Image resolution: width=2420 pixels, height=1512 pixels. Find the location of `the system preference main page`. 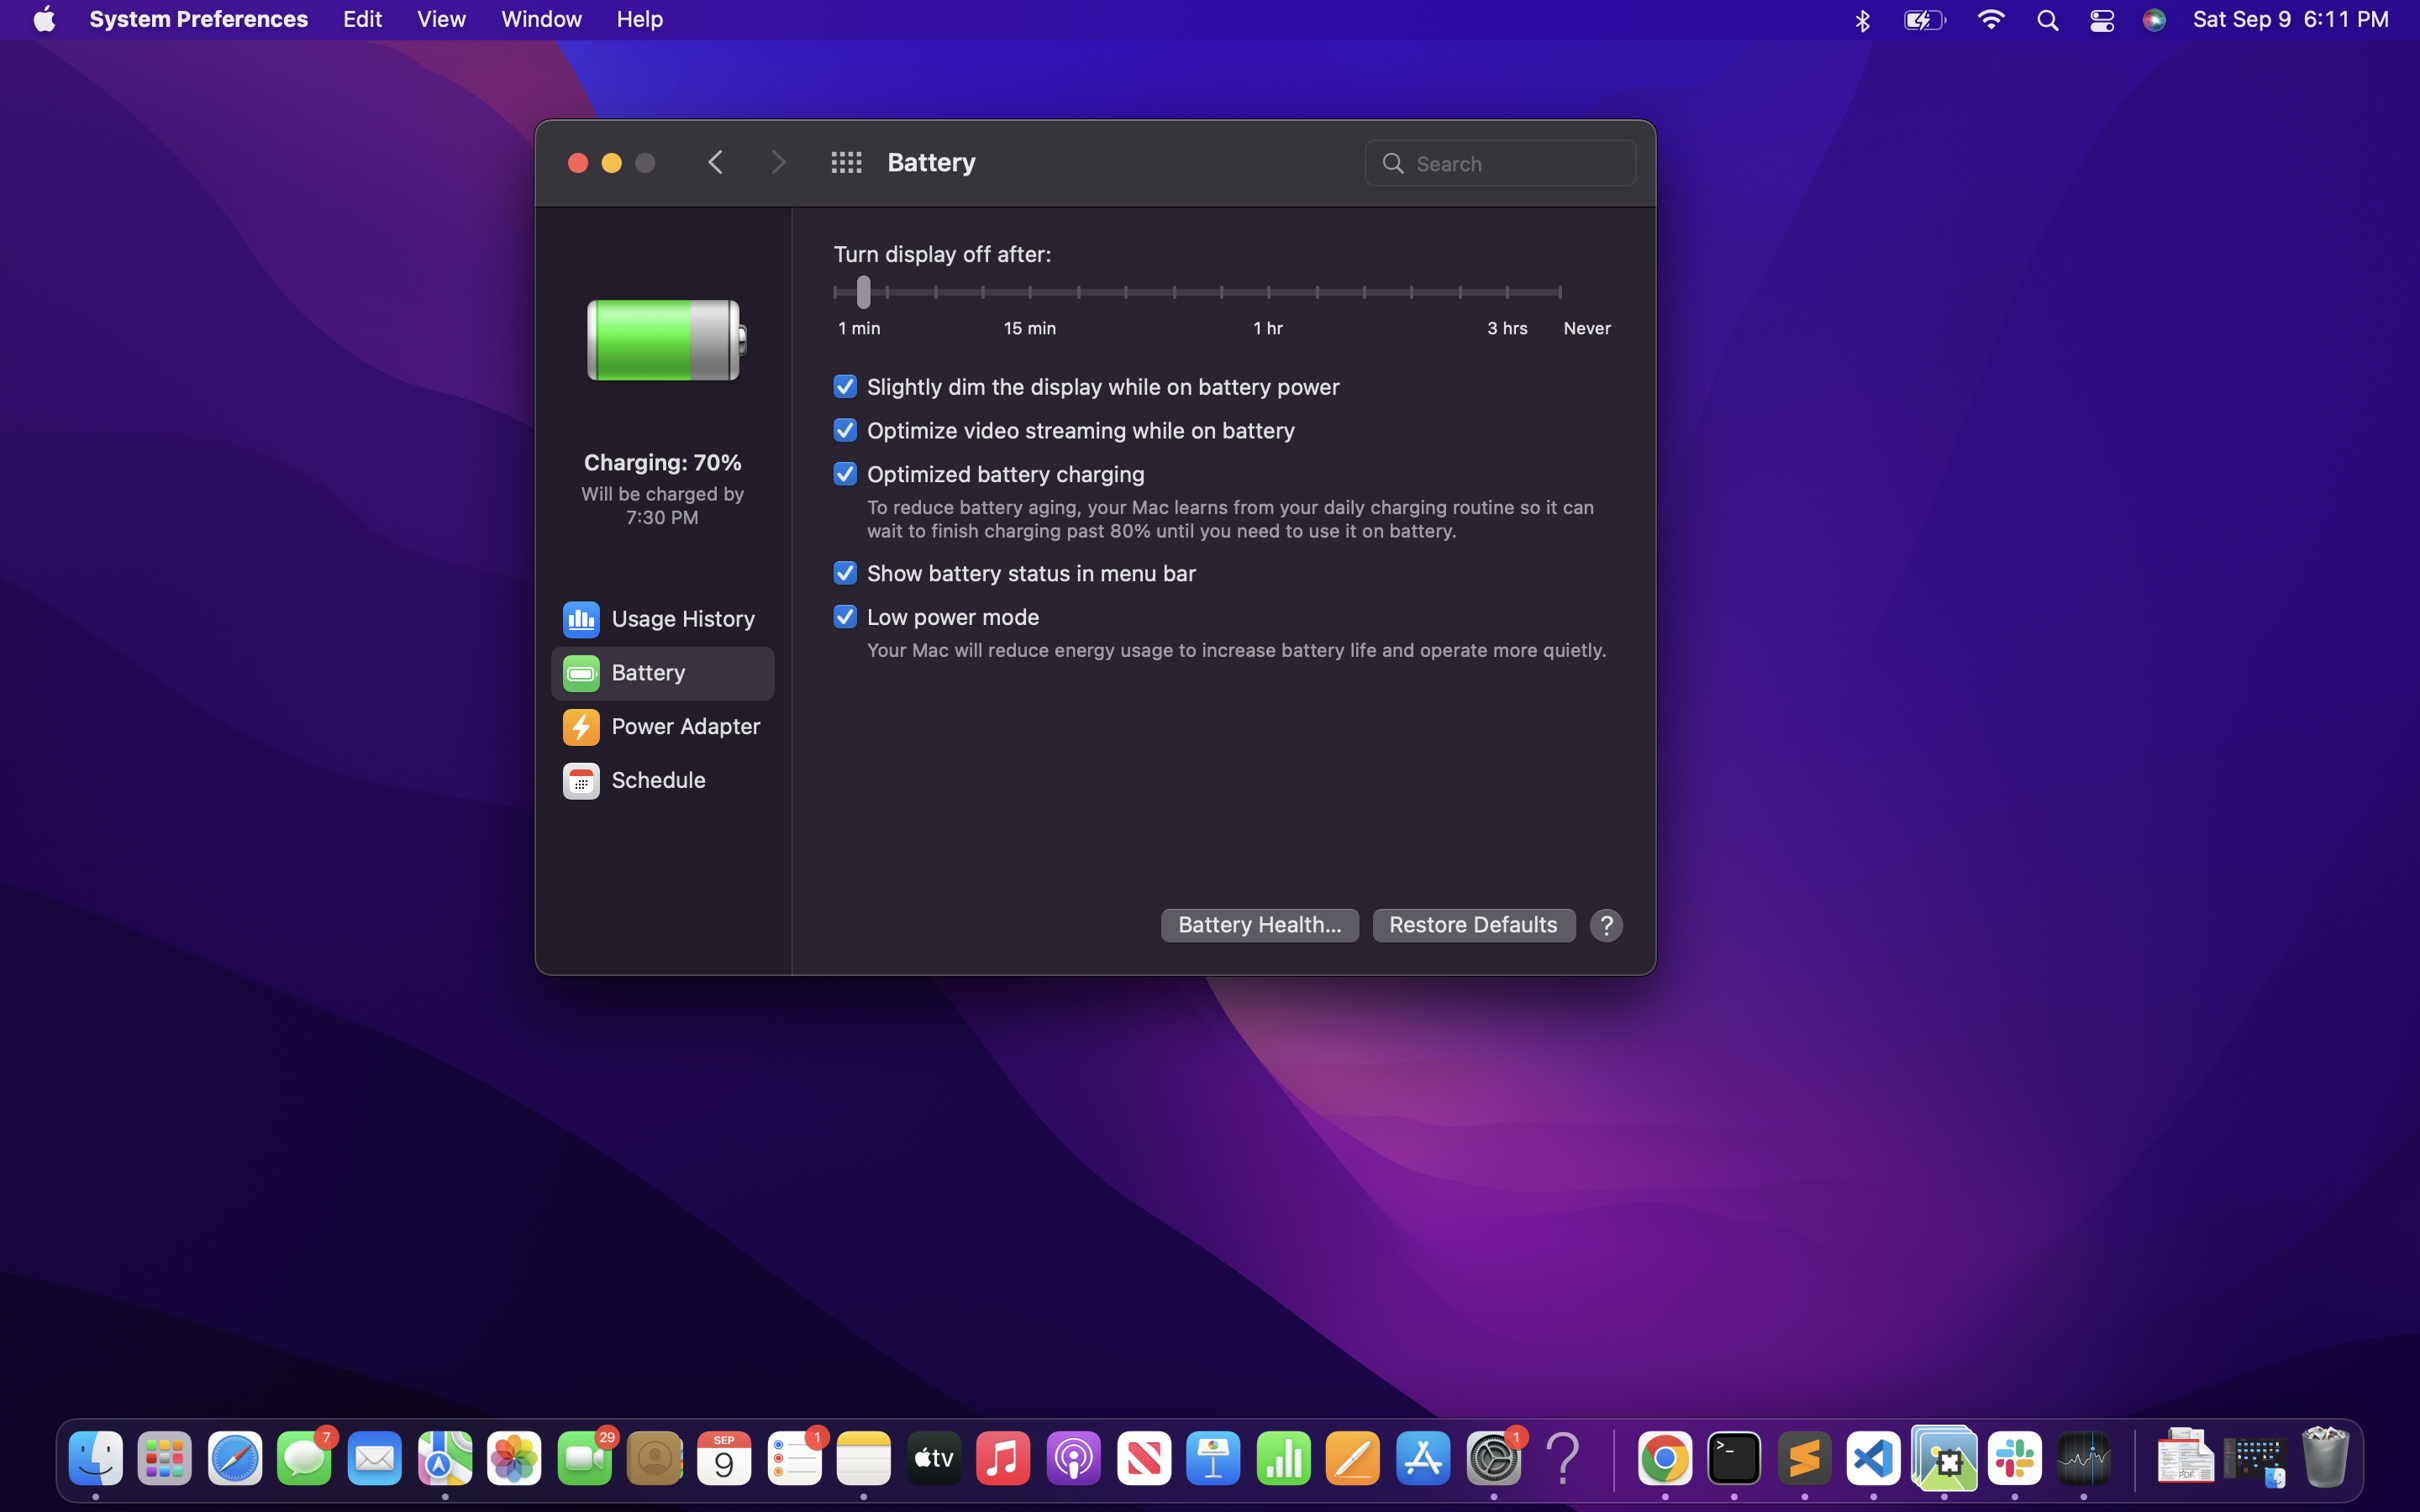

the system preference main page is located at coordinates (845, 162).